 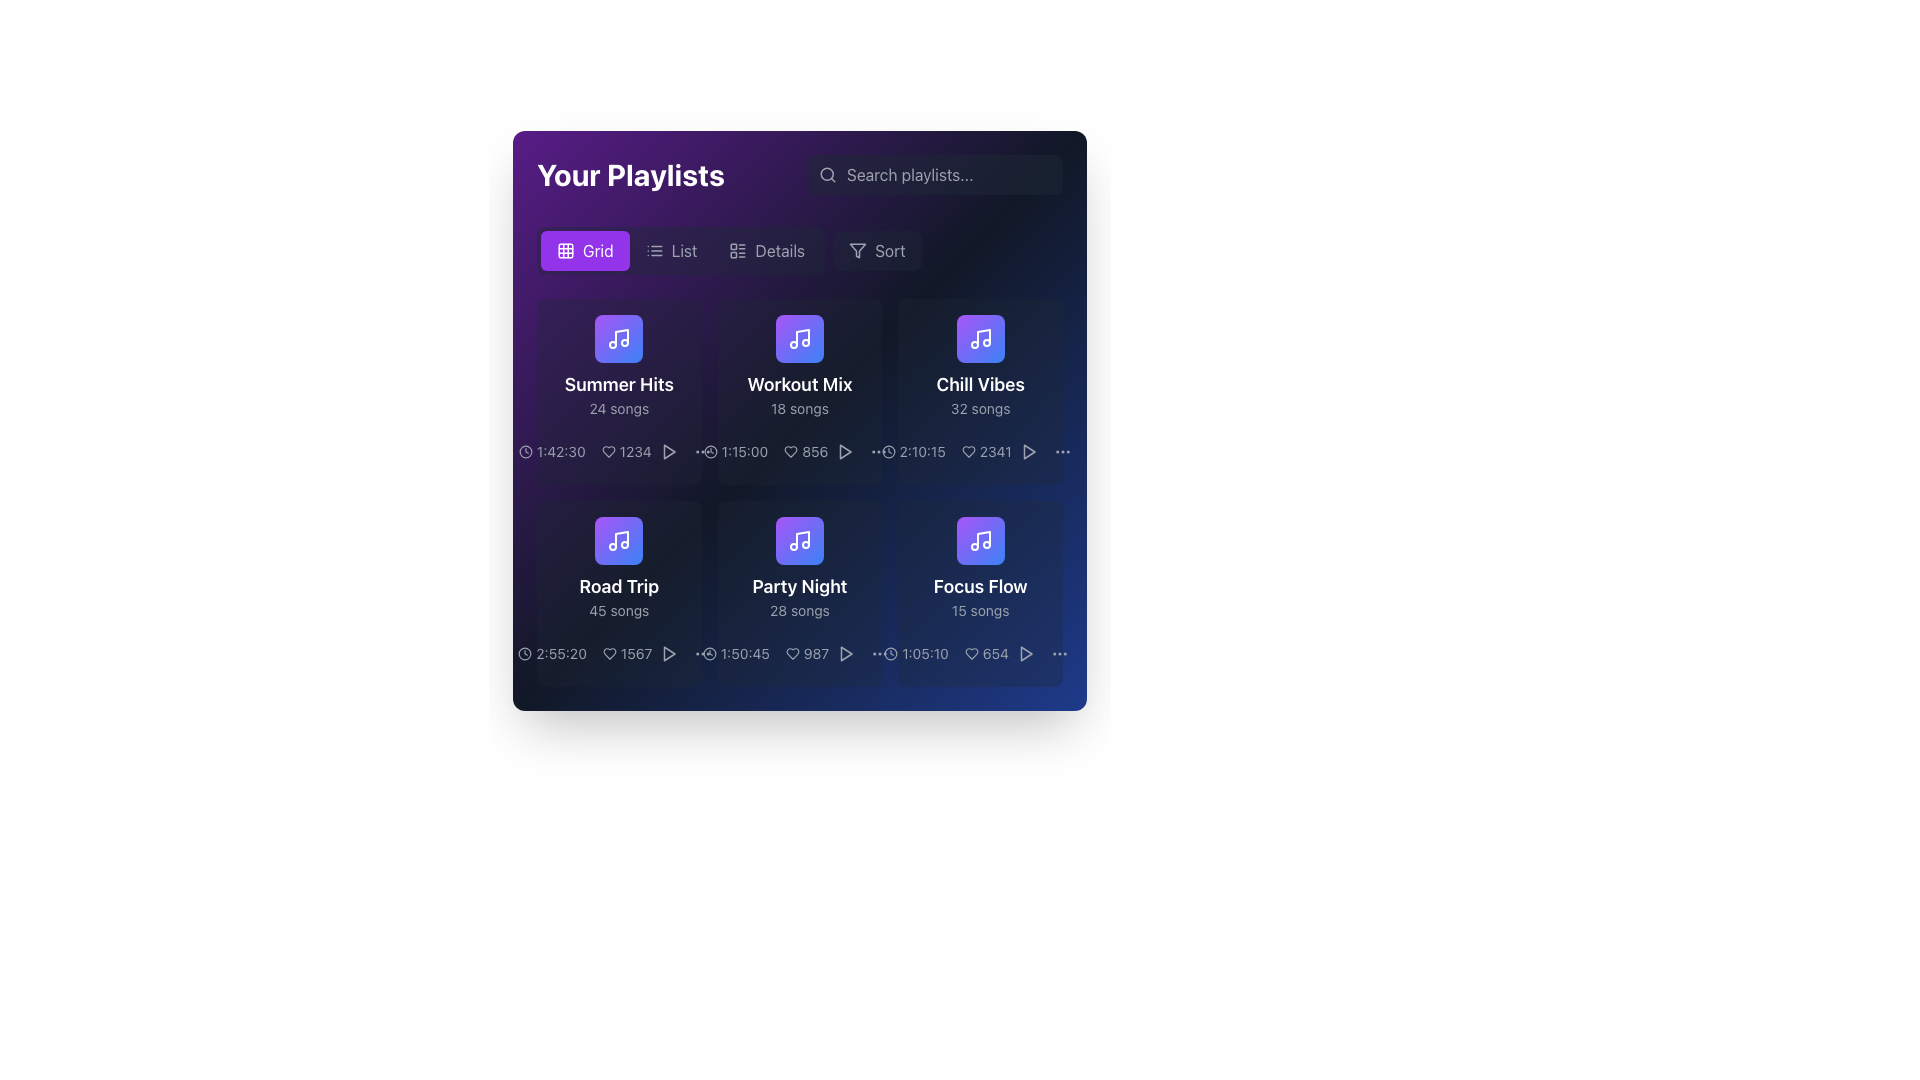 I want to click on the small icon button composed of three vertical dots, located at the bottom right of the 'Focus Flow' playlist item, to observe interactive effects, so click(x=1059, y=654).